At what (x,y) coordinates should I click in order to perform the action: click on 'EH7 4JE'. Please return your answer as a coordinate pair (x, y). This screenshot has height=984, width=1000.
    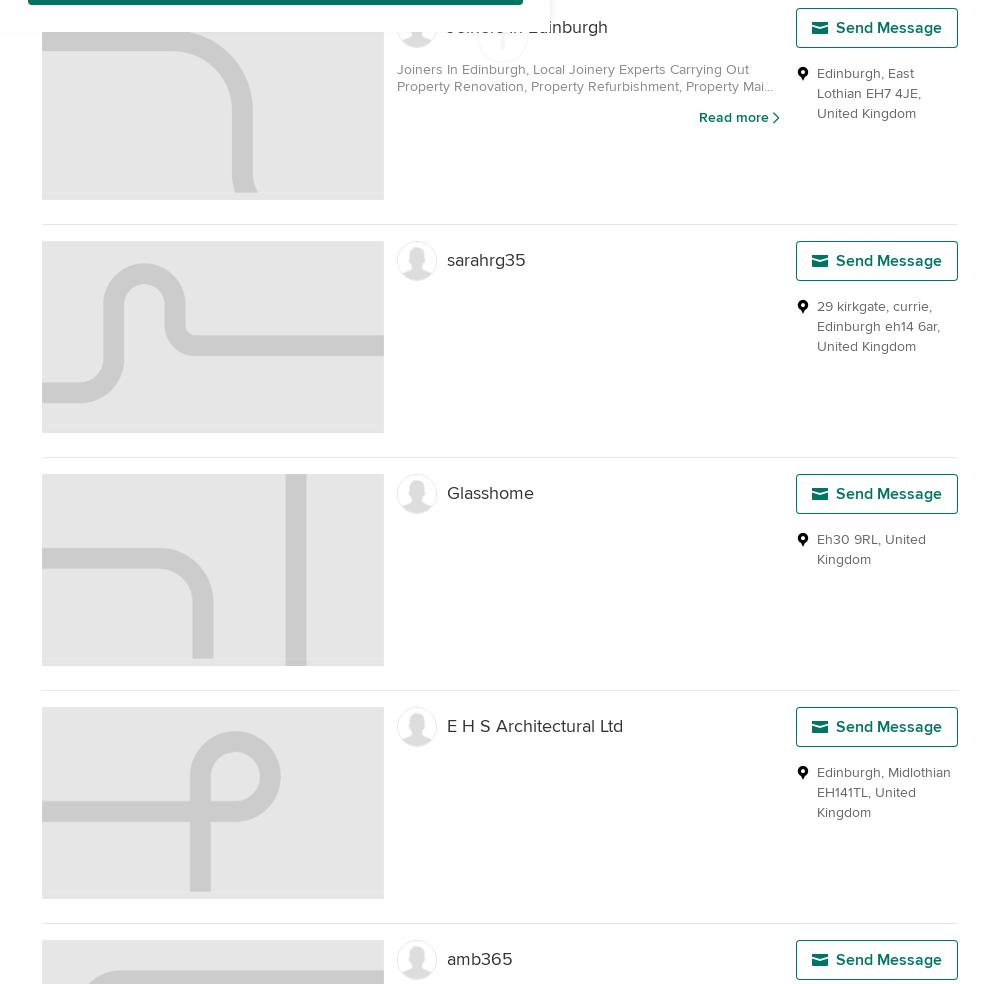
    Looking at the image, I should click on (892, 92).